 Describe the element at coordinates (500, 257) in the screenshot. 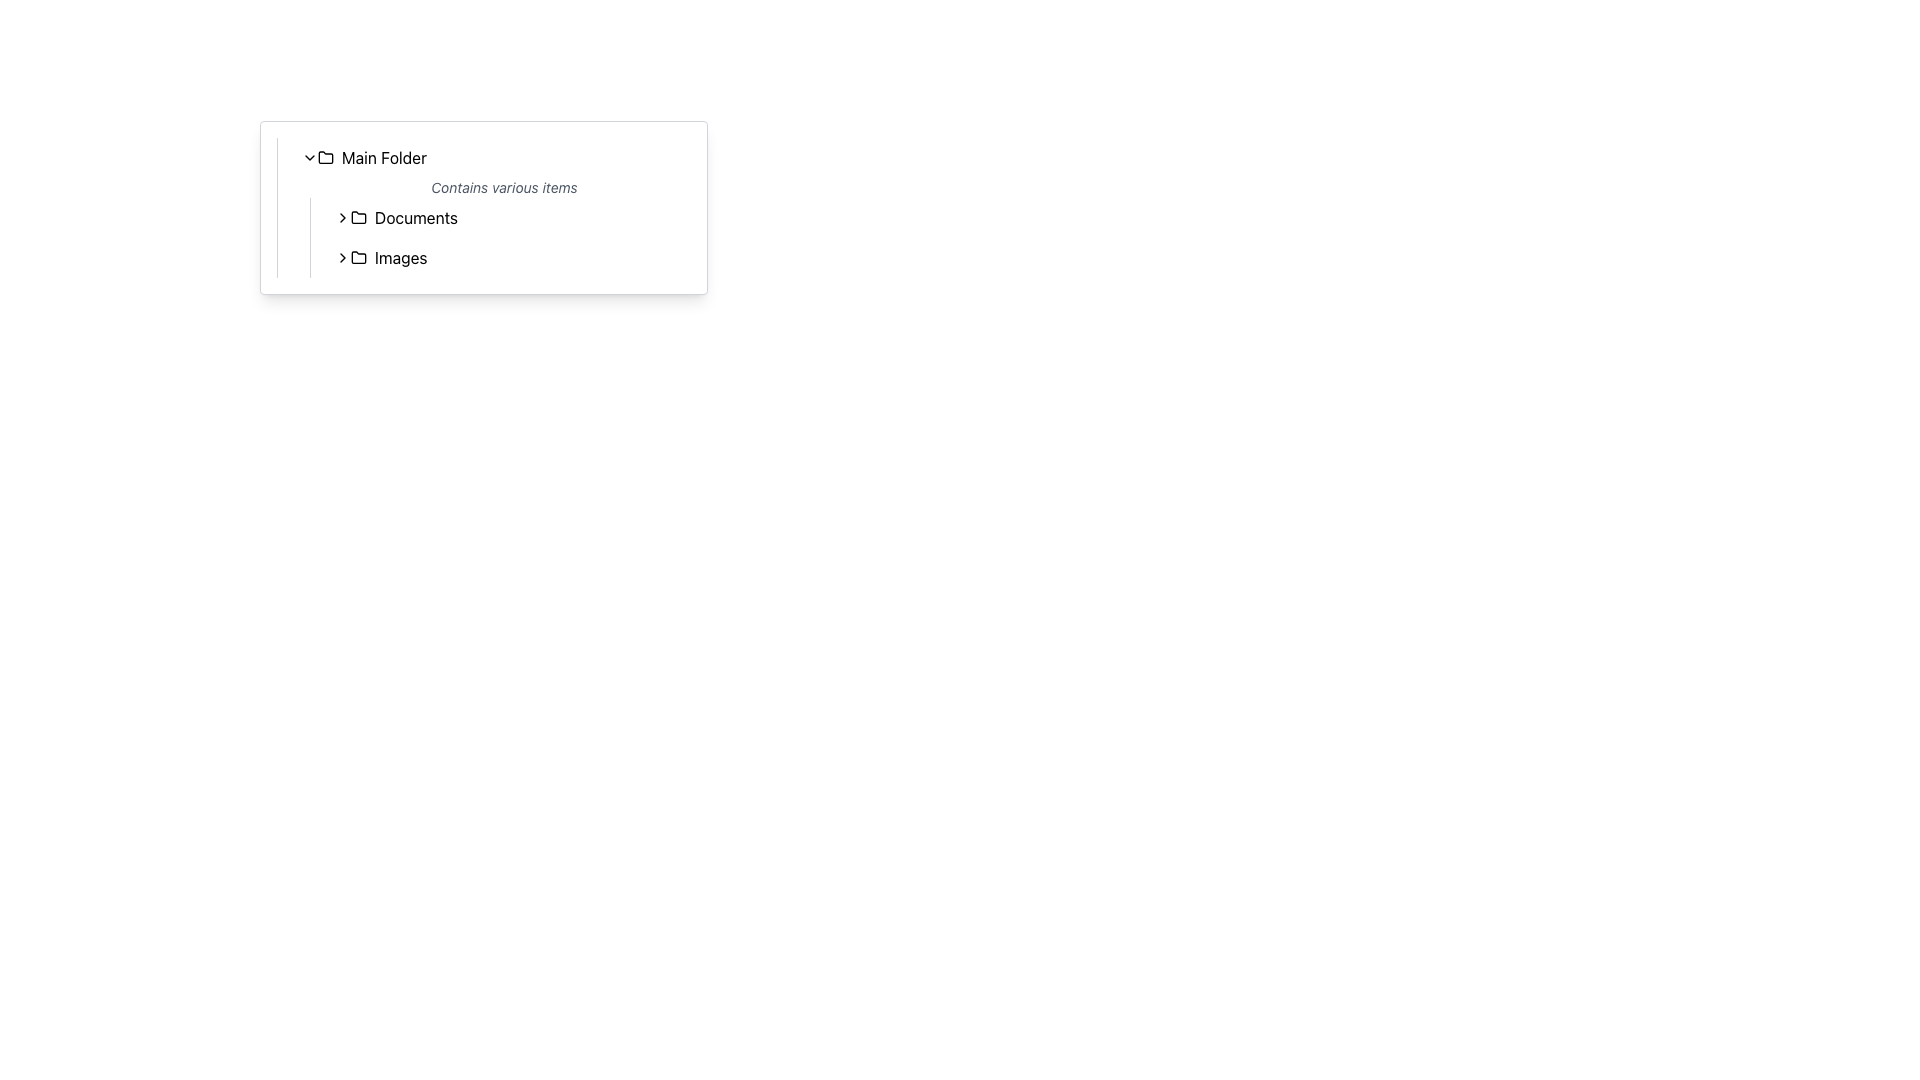

I see `the 'Images' folder item in the tree view located under 'Main Folder'` at that location.